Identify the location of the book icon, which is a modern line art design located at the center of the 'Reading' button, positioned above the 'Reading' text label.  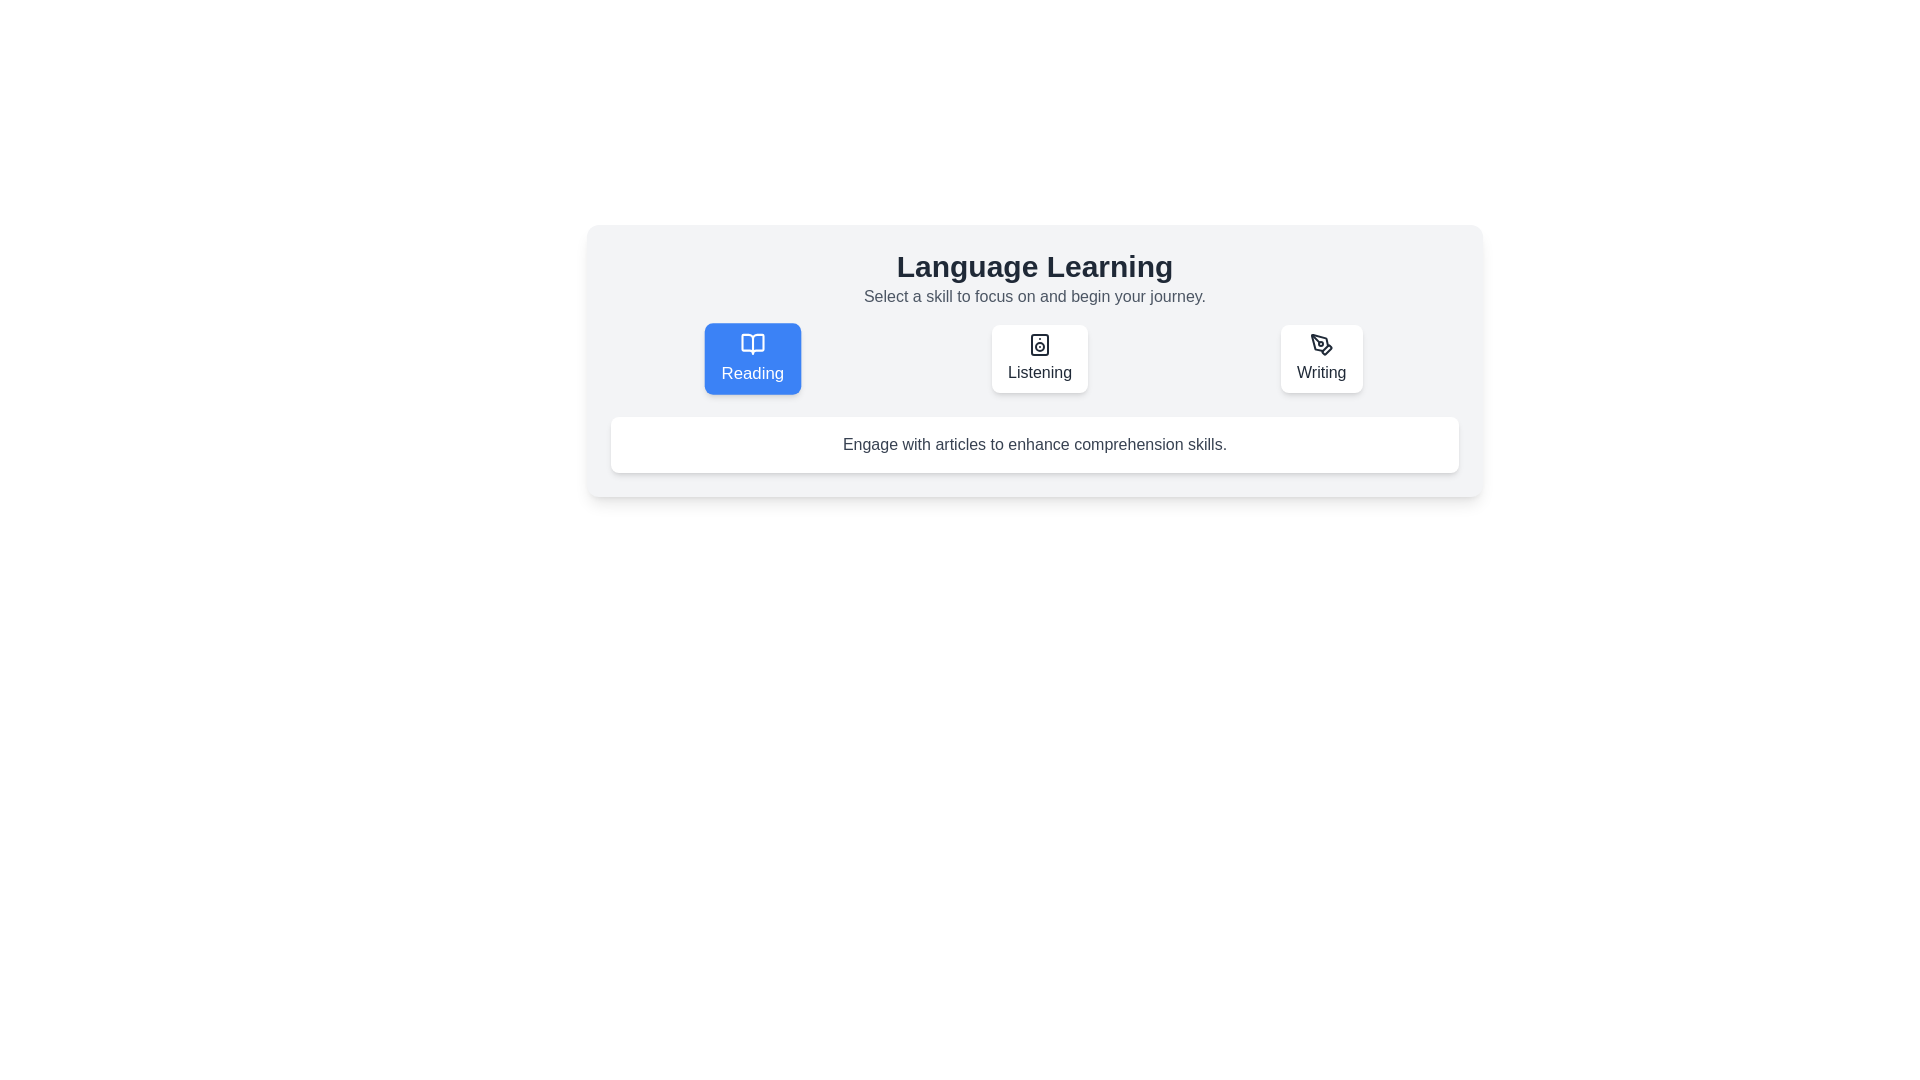
(752, 343).